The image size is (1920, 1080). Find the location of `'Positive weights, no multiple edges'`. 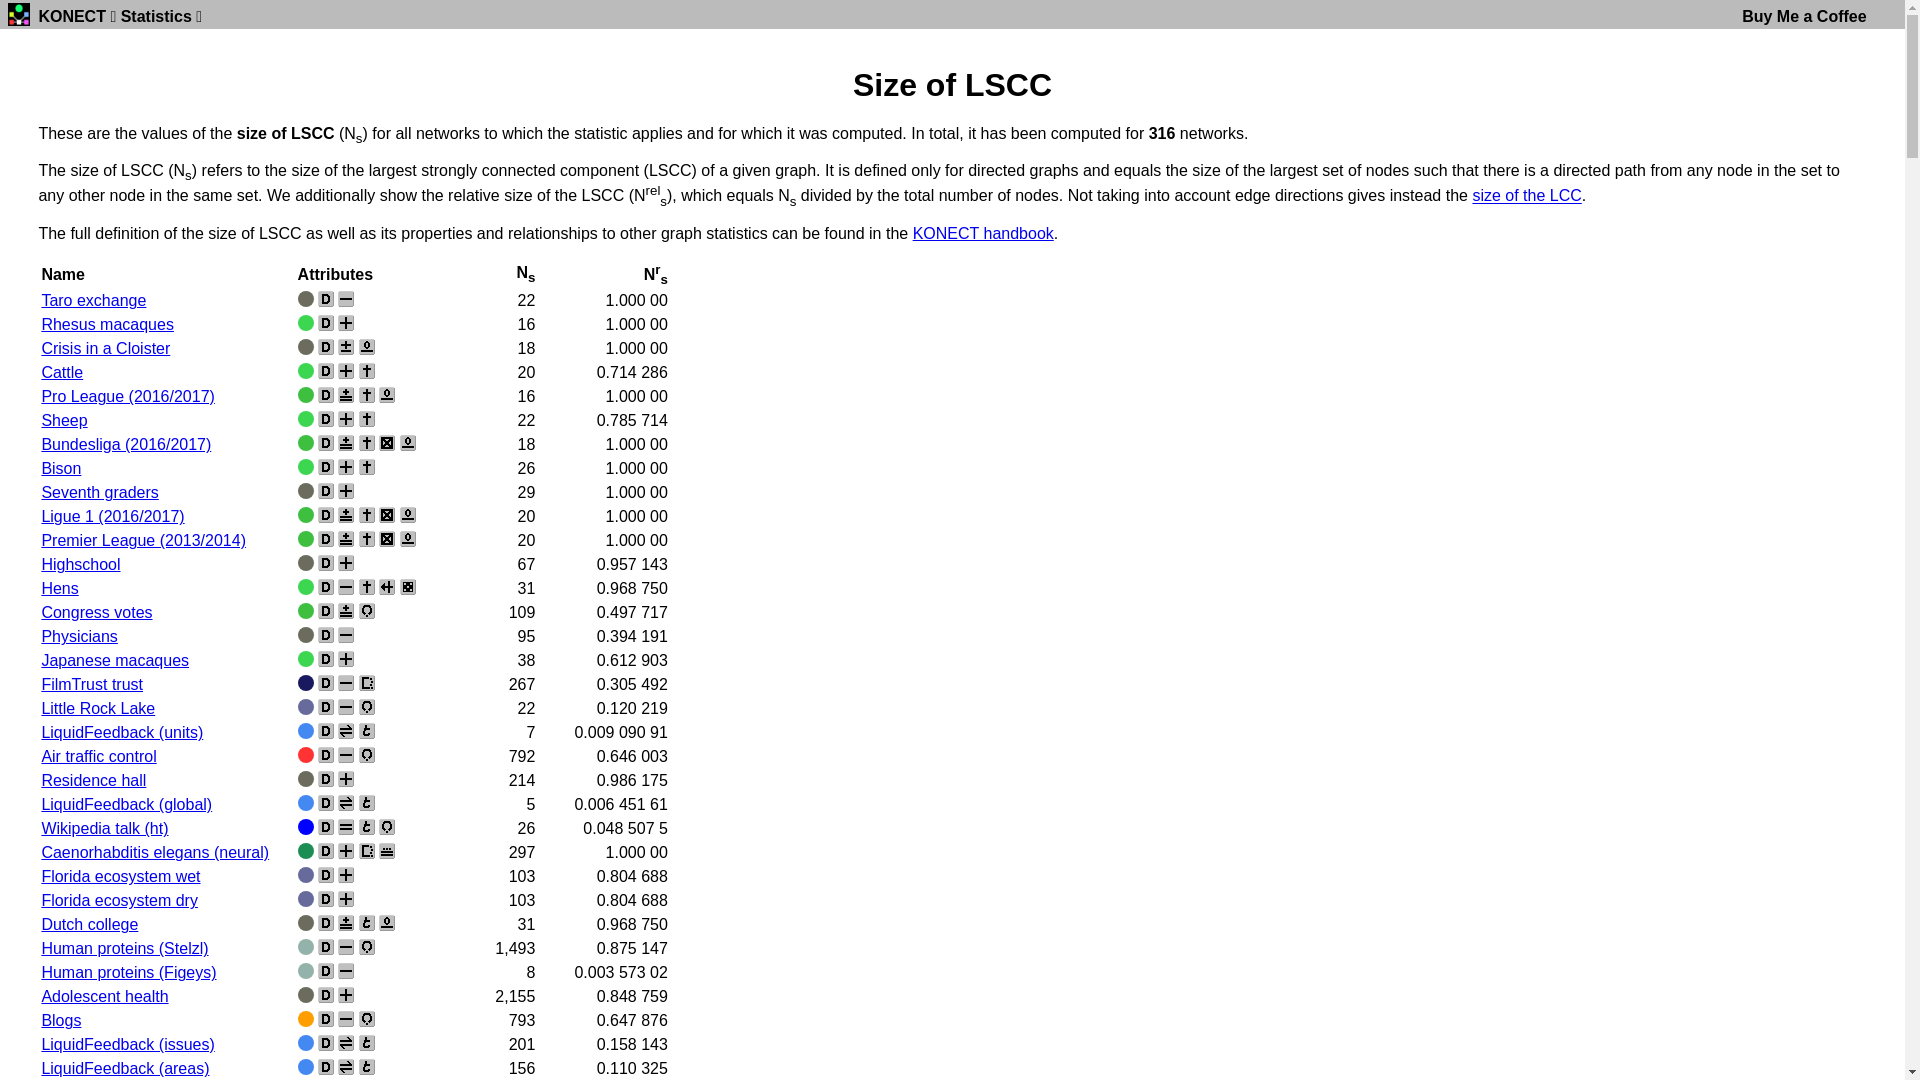

'Positive weights, no multiple edges' is located at coordinates (345, 370).